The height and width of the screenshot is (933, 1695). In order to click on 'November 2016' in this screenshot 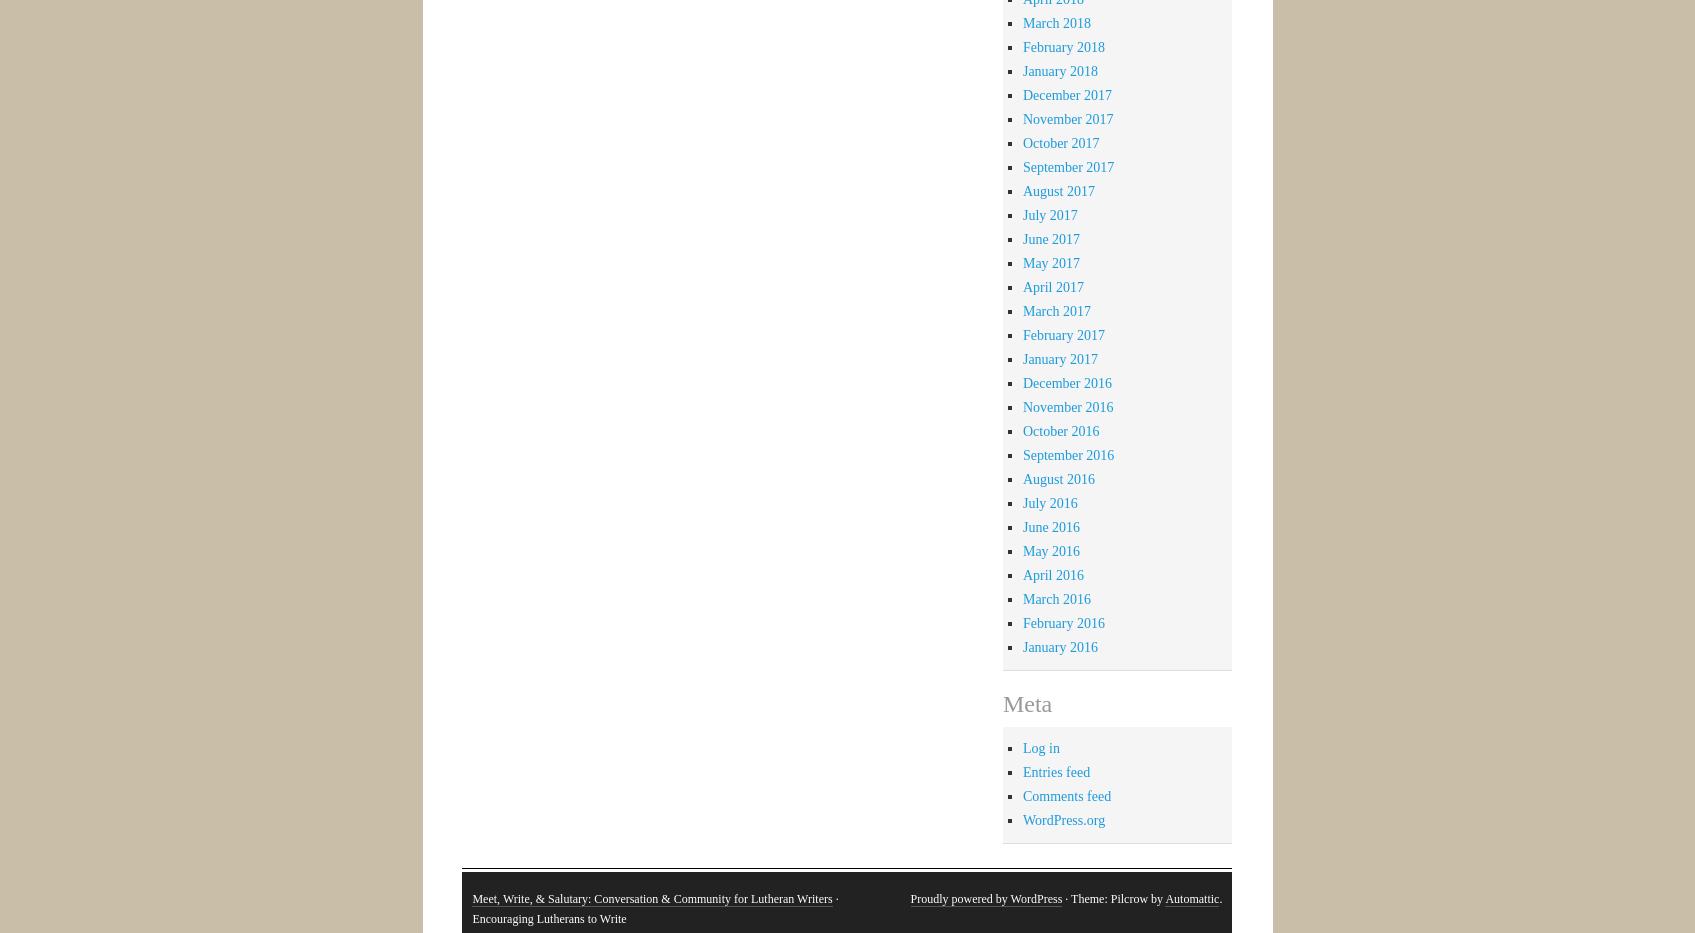, I will do `click(1067, 406)`.